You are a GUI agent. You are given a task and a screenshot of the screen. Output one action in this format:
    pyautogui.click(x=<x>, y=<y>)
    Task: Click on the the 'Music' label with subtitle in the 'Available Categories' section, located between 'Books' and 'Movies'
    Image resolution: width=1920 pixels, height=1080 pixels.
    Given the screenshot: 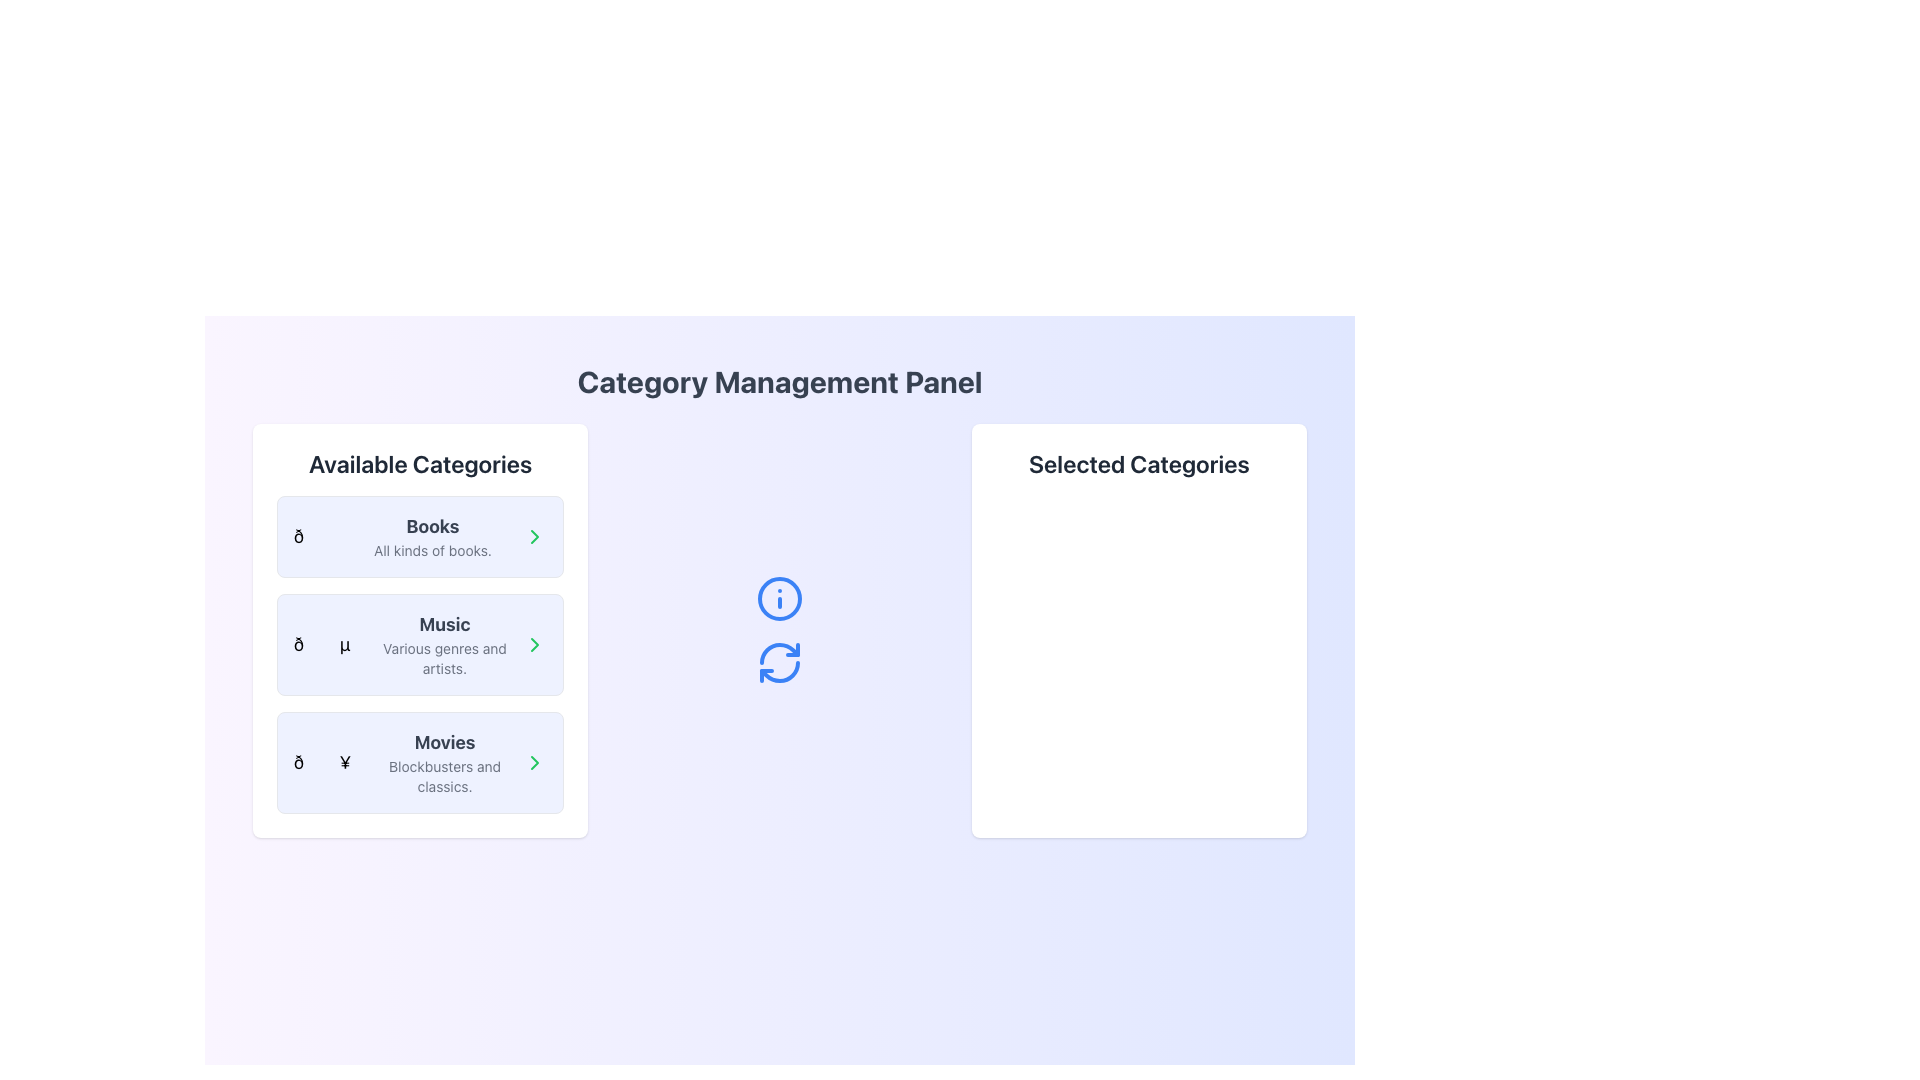 What is the action you would take?
    pyautogui.click(x=443, y=644)
    